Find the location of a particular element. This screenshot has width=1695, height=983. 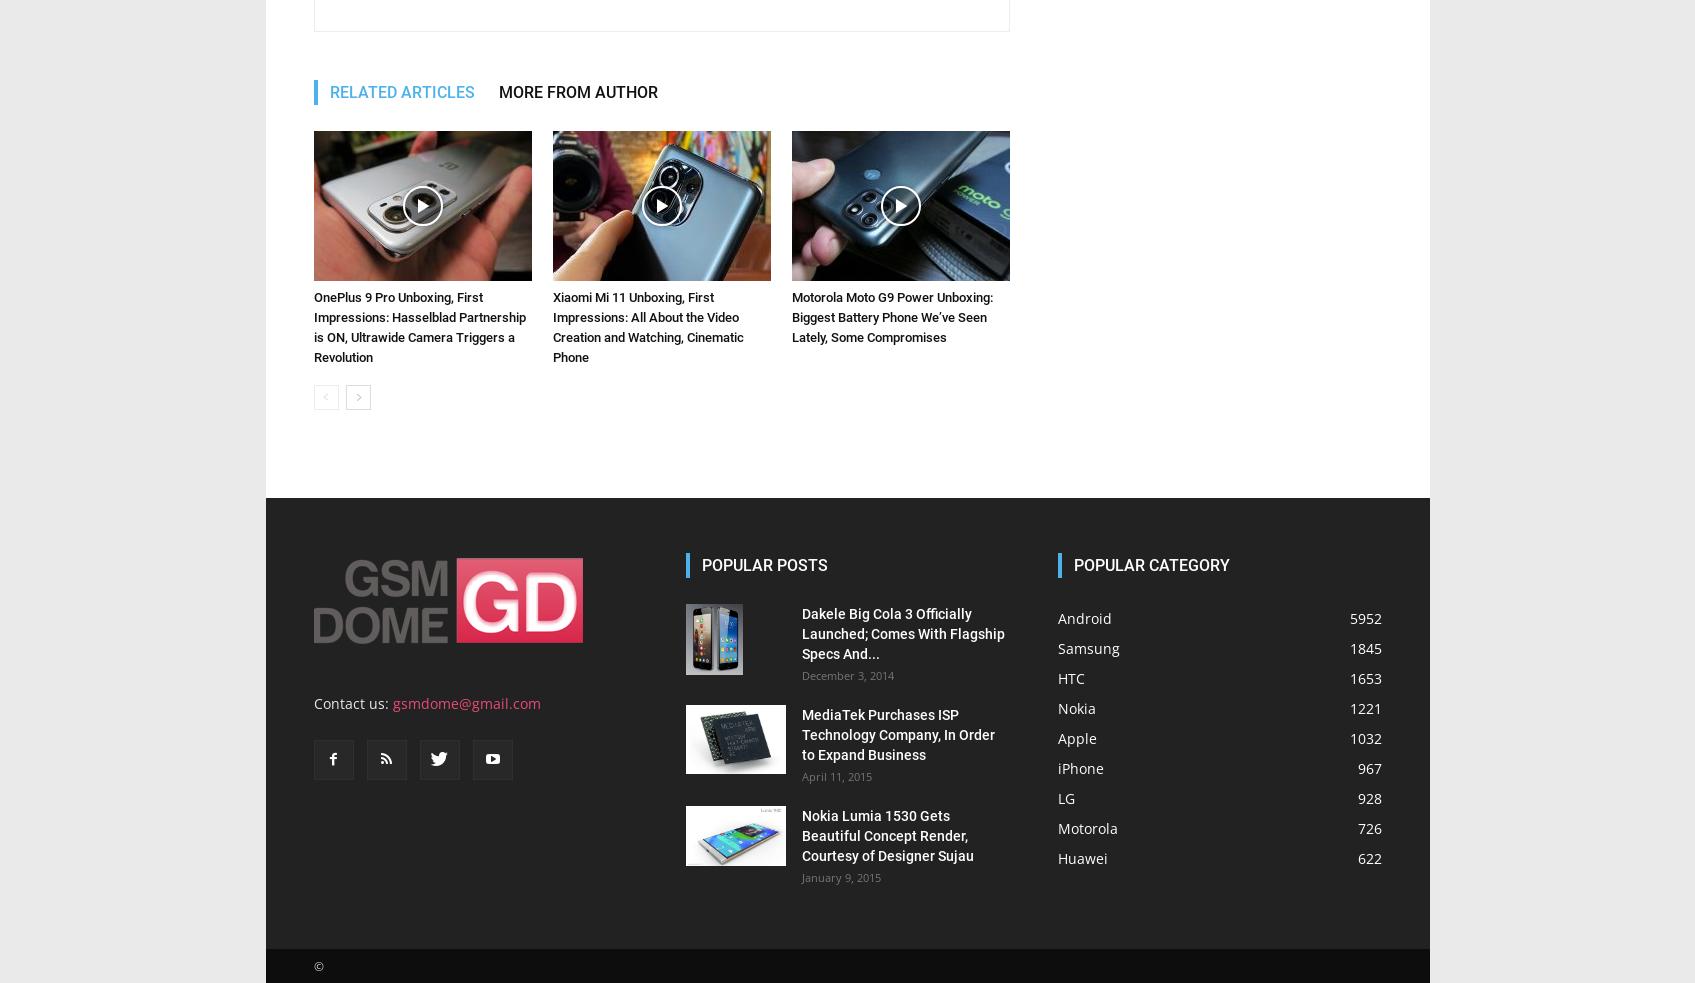

'MediaTek Purchases ISP Technology Company, In Order to Expand Business' is located at coordinates (896, 459).